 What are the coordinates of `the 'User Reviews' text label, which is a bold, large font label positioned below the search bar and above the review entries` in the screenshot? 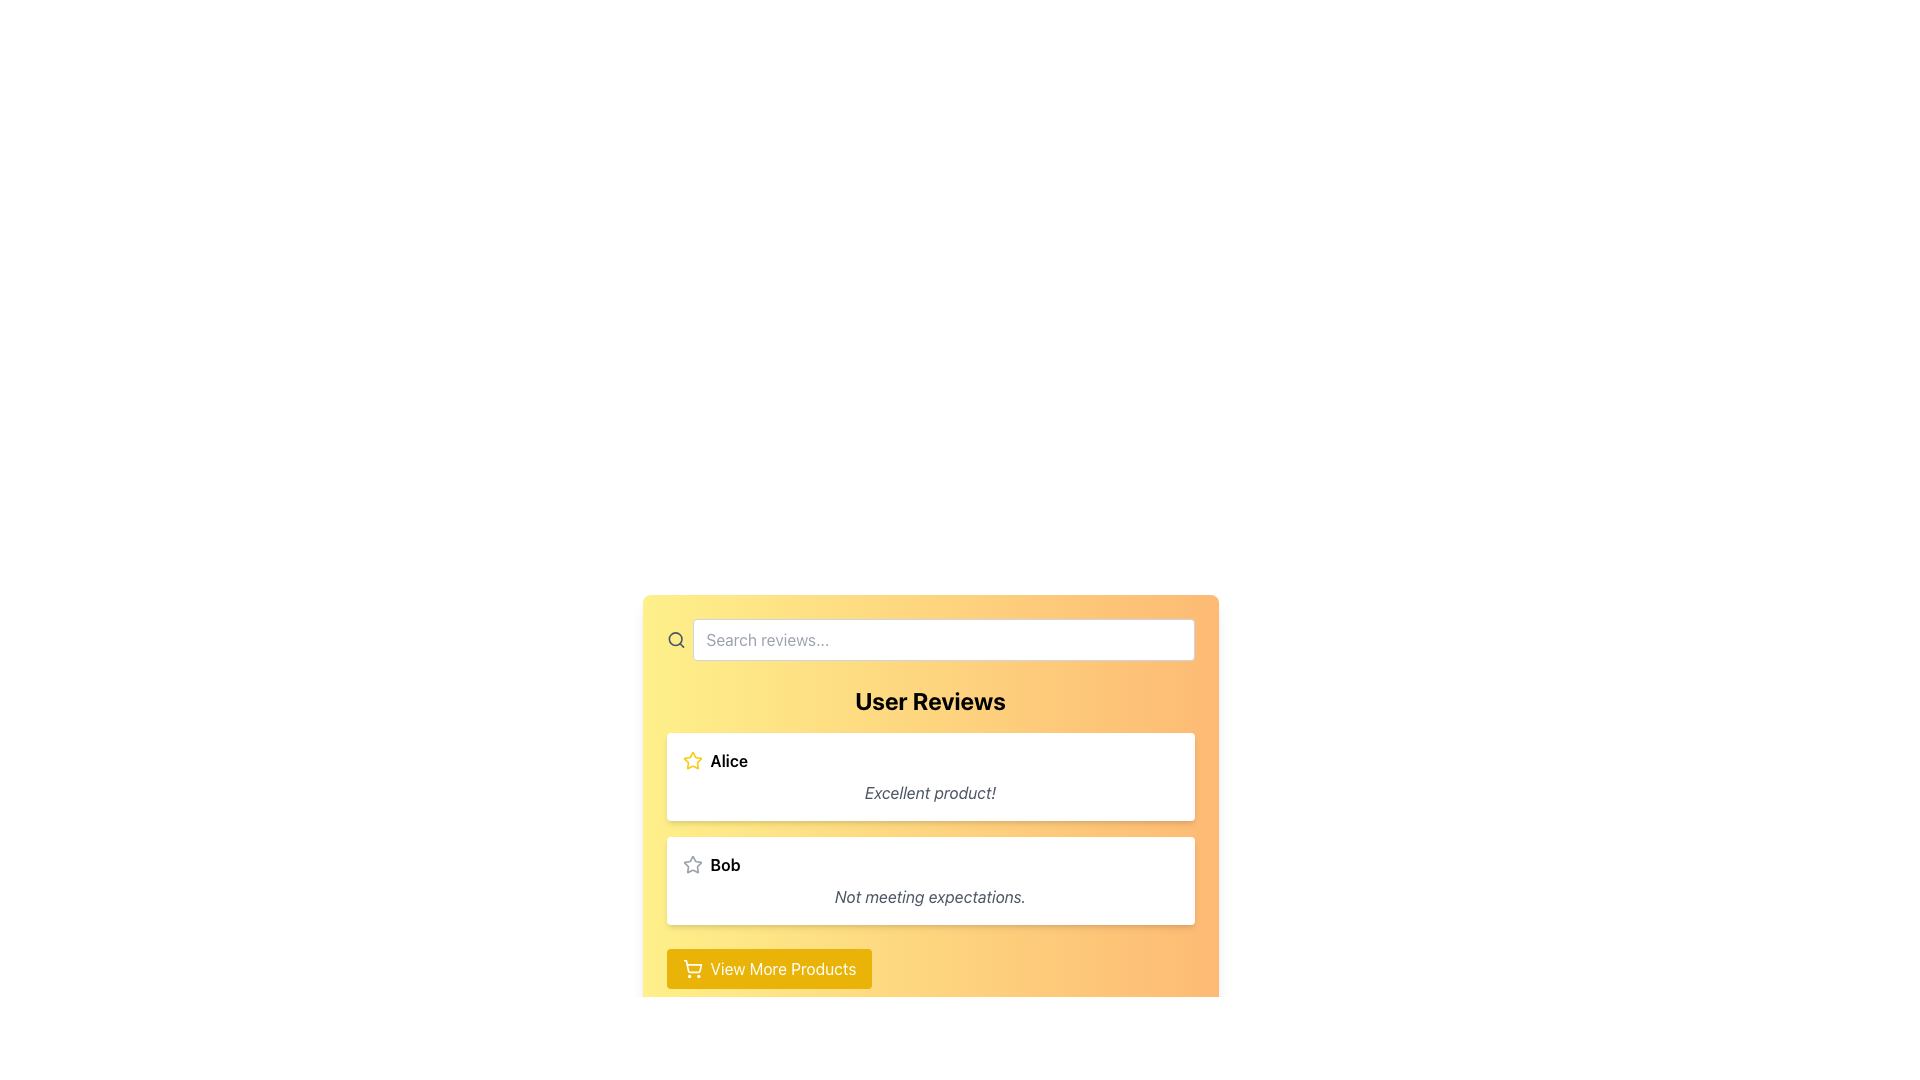 It's located at (929, 700).